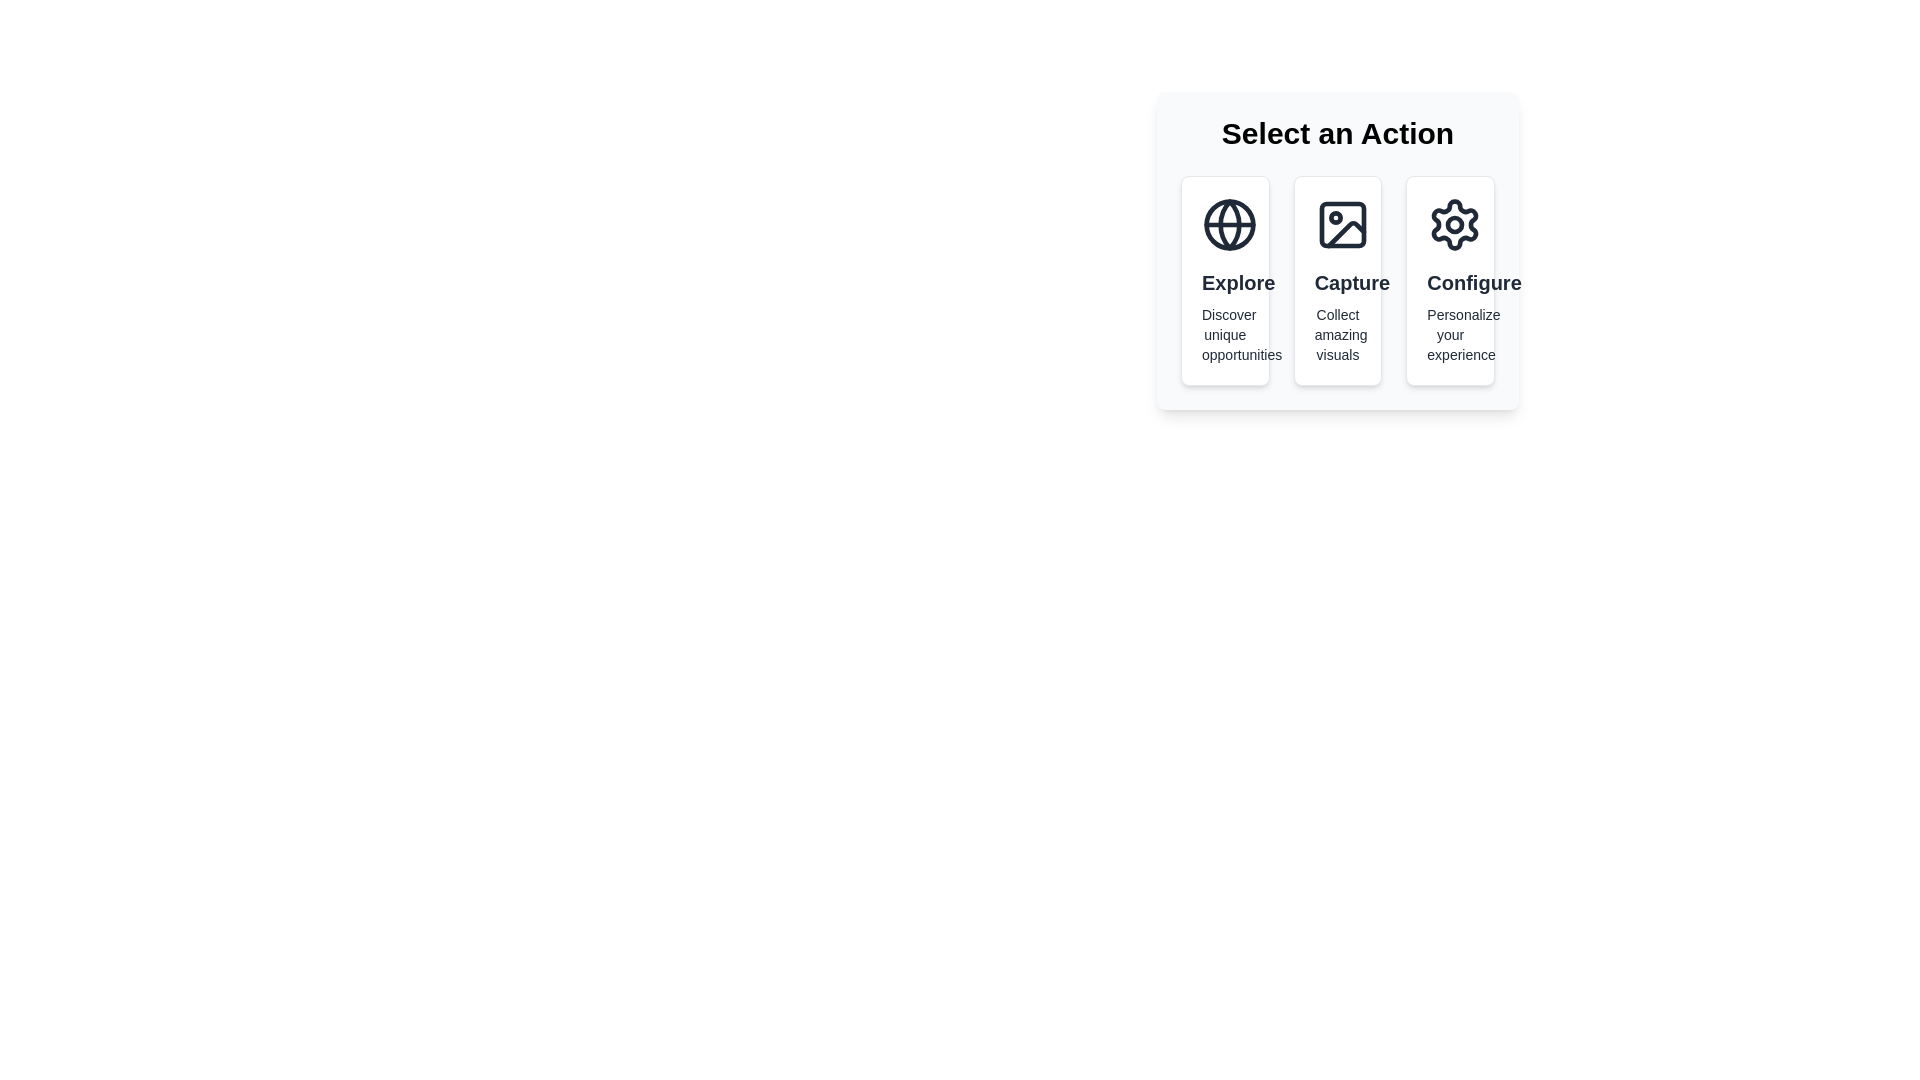  Describe the element at coordinates (1338, 282) in the screenshot. I see `the 'Capture' text label, which is styled in bold and larger font, positioned centrally below an image icon and above a smaller text description` at that location.